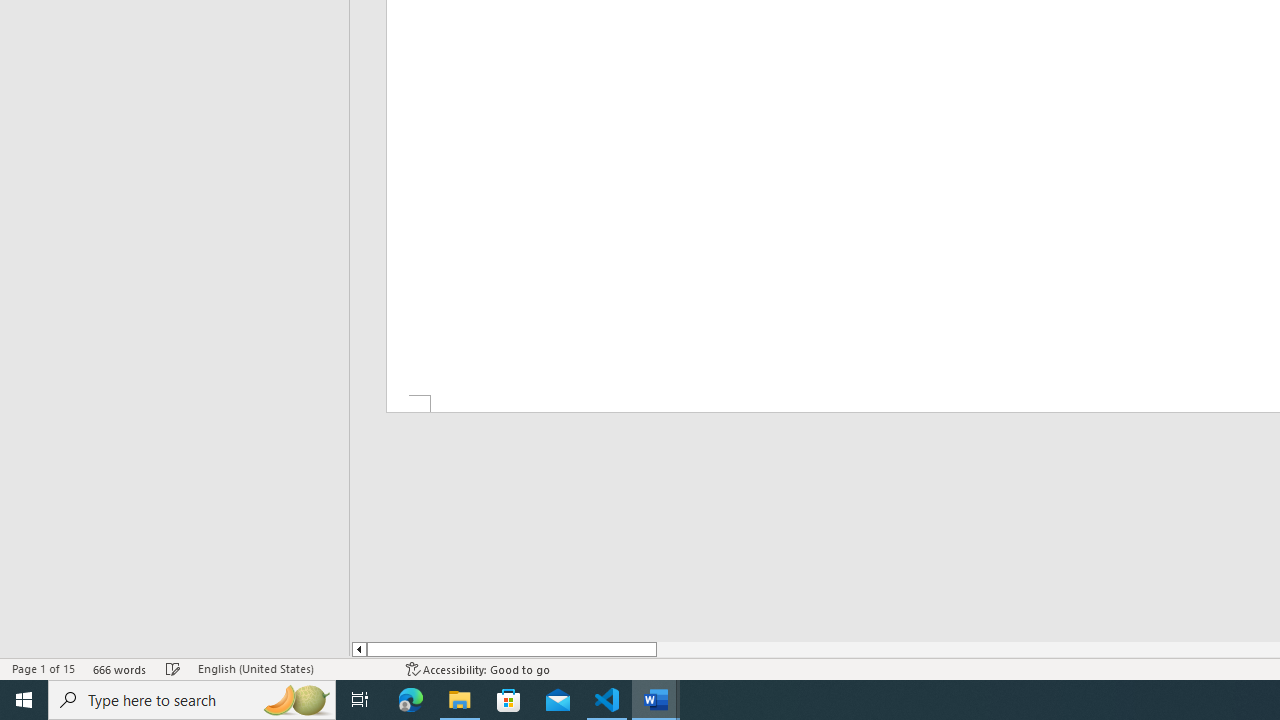 Image resolution: width=1280 pixels, height=720 pixels. What do you see at coordinates (358, 649) in the screenshot?
I see `'Column left'` at bounding box center [358, 649].